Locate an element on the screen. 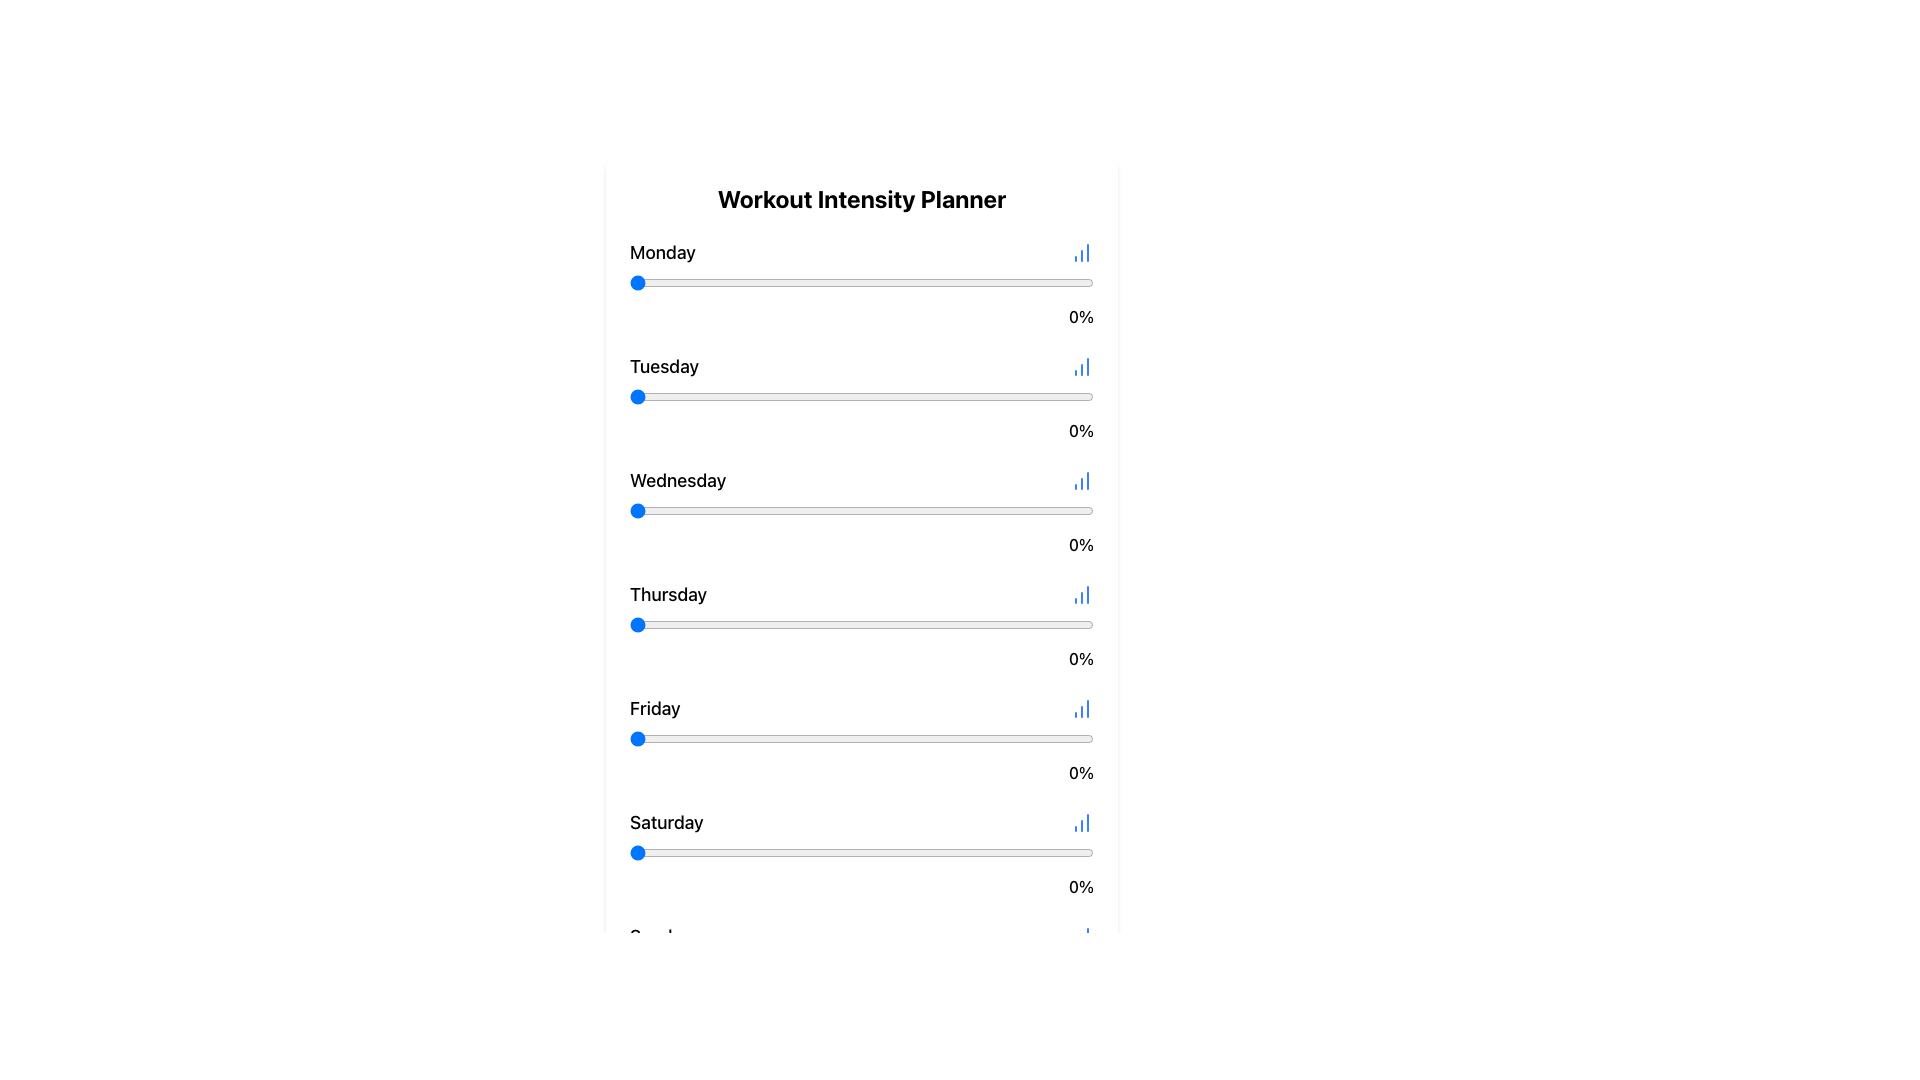 This screenshot has height=1080, width=1920. the Thursday intensity is located at coordinates (1065, 623).